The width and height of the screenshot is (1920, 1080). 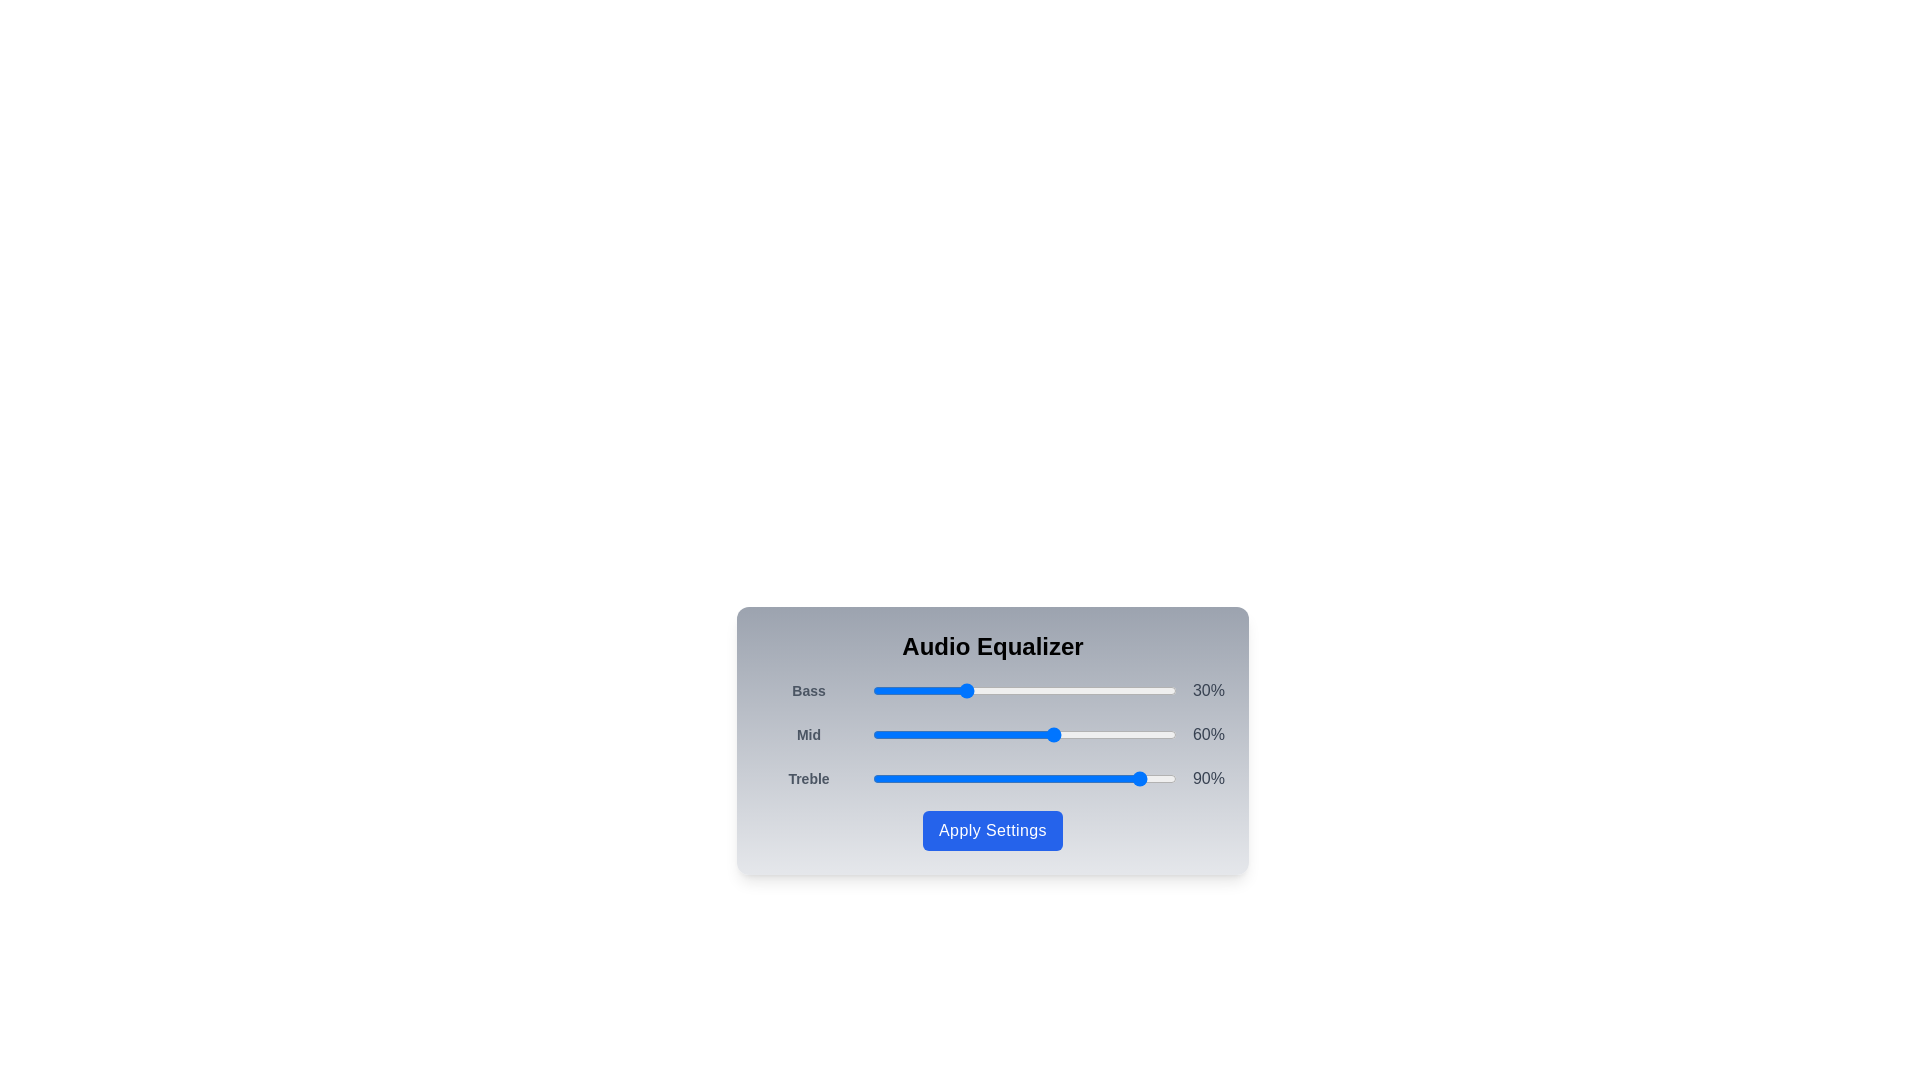 What do you see at coordinates (993, 830) in the screenshot?
I see `'Apply Settings' button to apply the equalizer settings` at bounding box center [993, 830].